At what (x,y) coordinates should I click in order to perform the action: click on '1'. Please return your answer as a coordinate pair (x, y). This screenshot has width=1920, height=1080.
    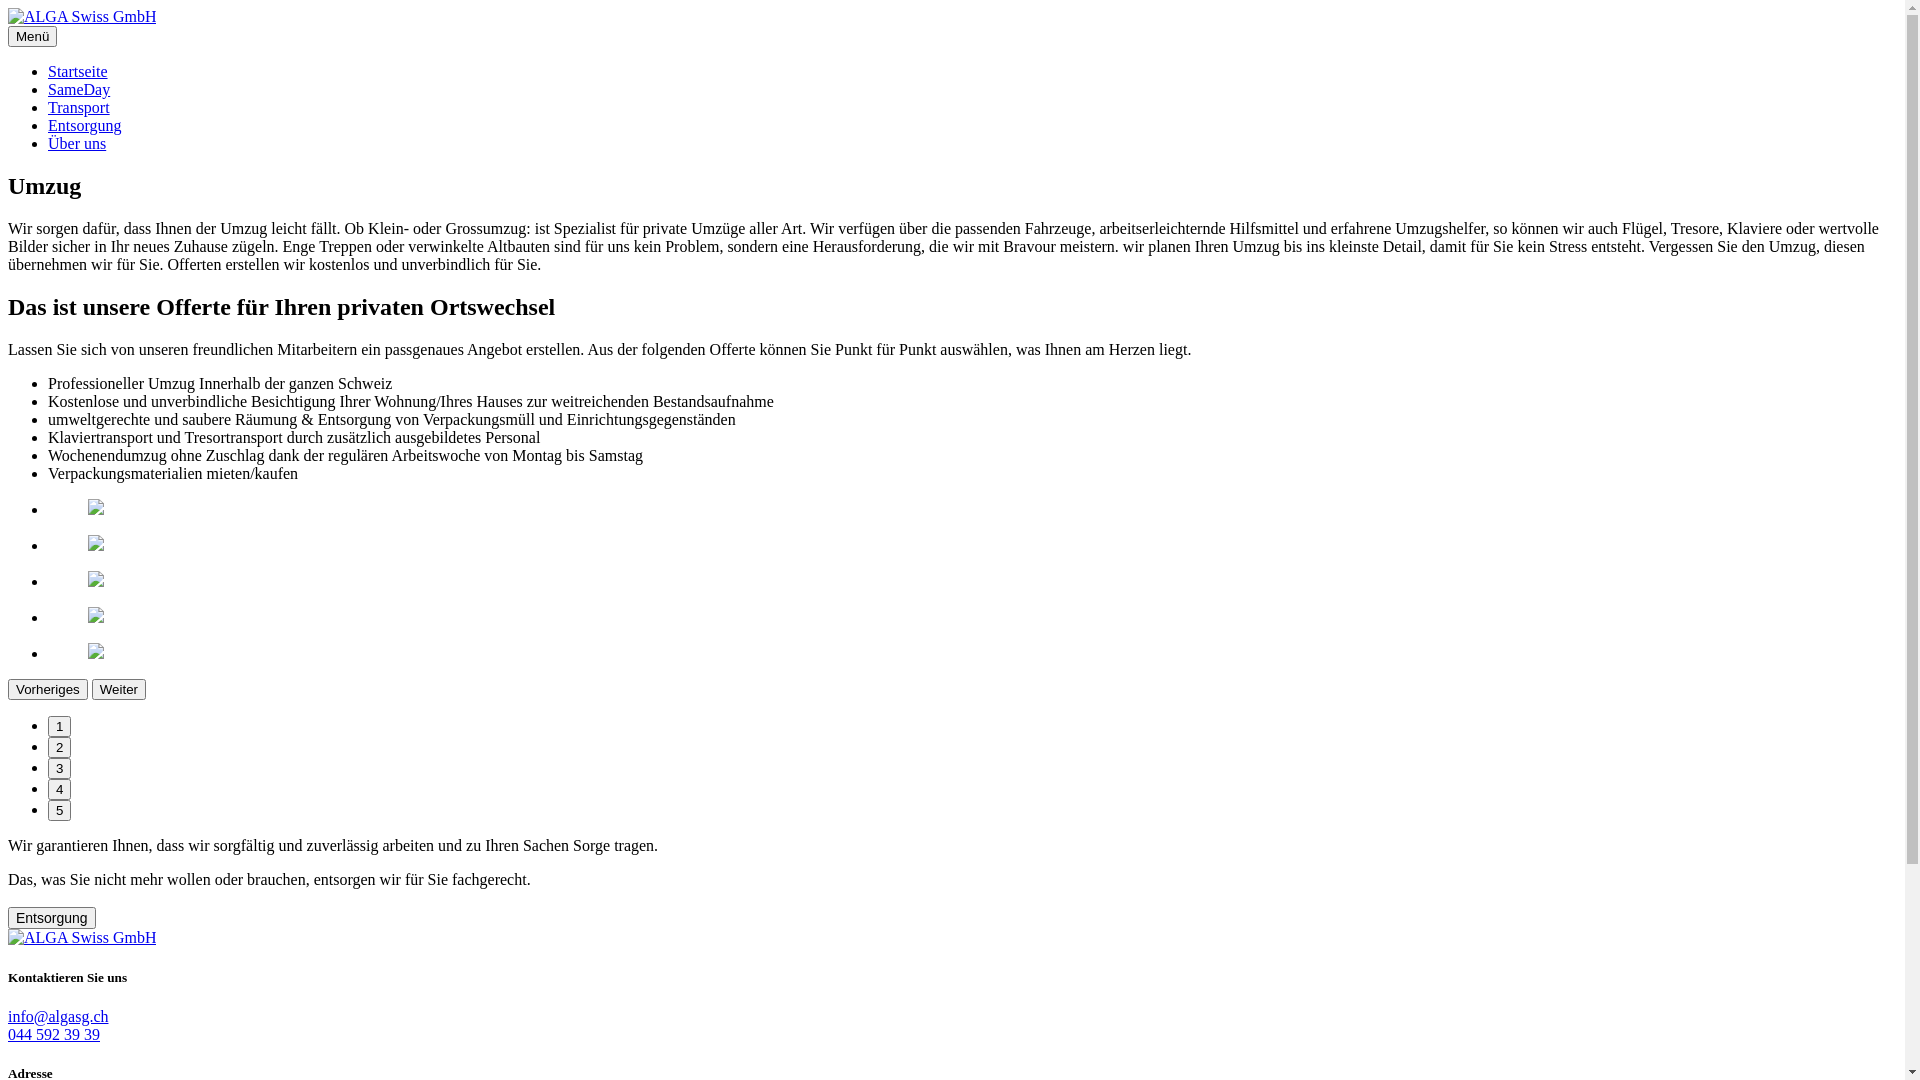
    Looking at the image, I should click on (59, 726).